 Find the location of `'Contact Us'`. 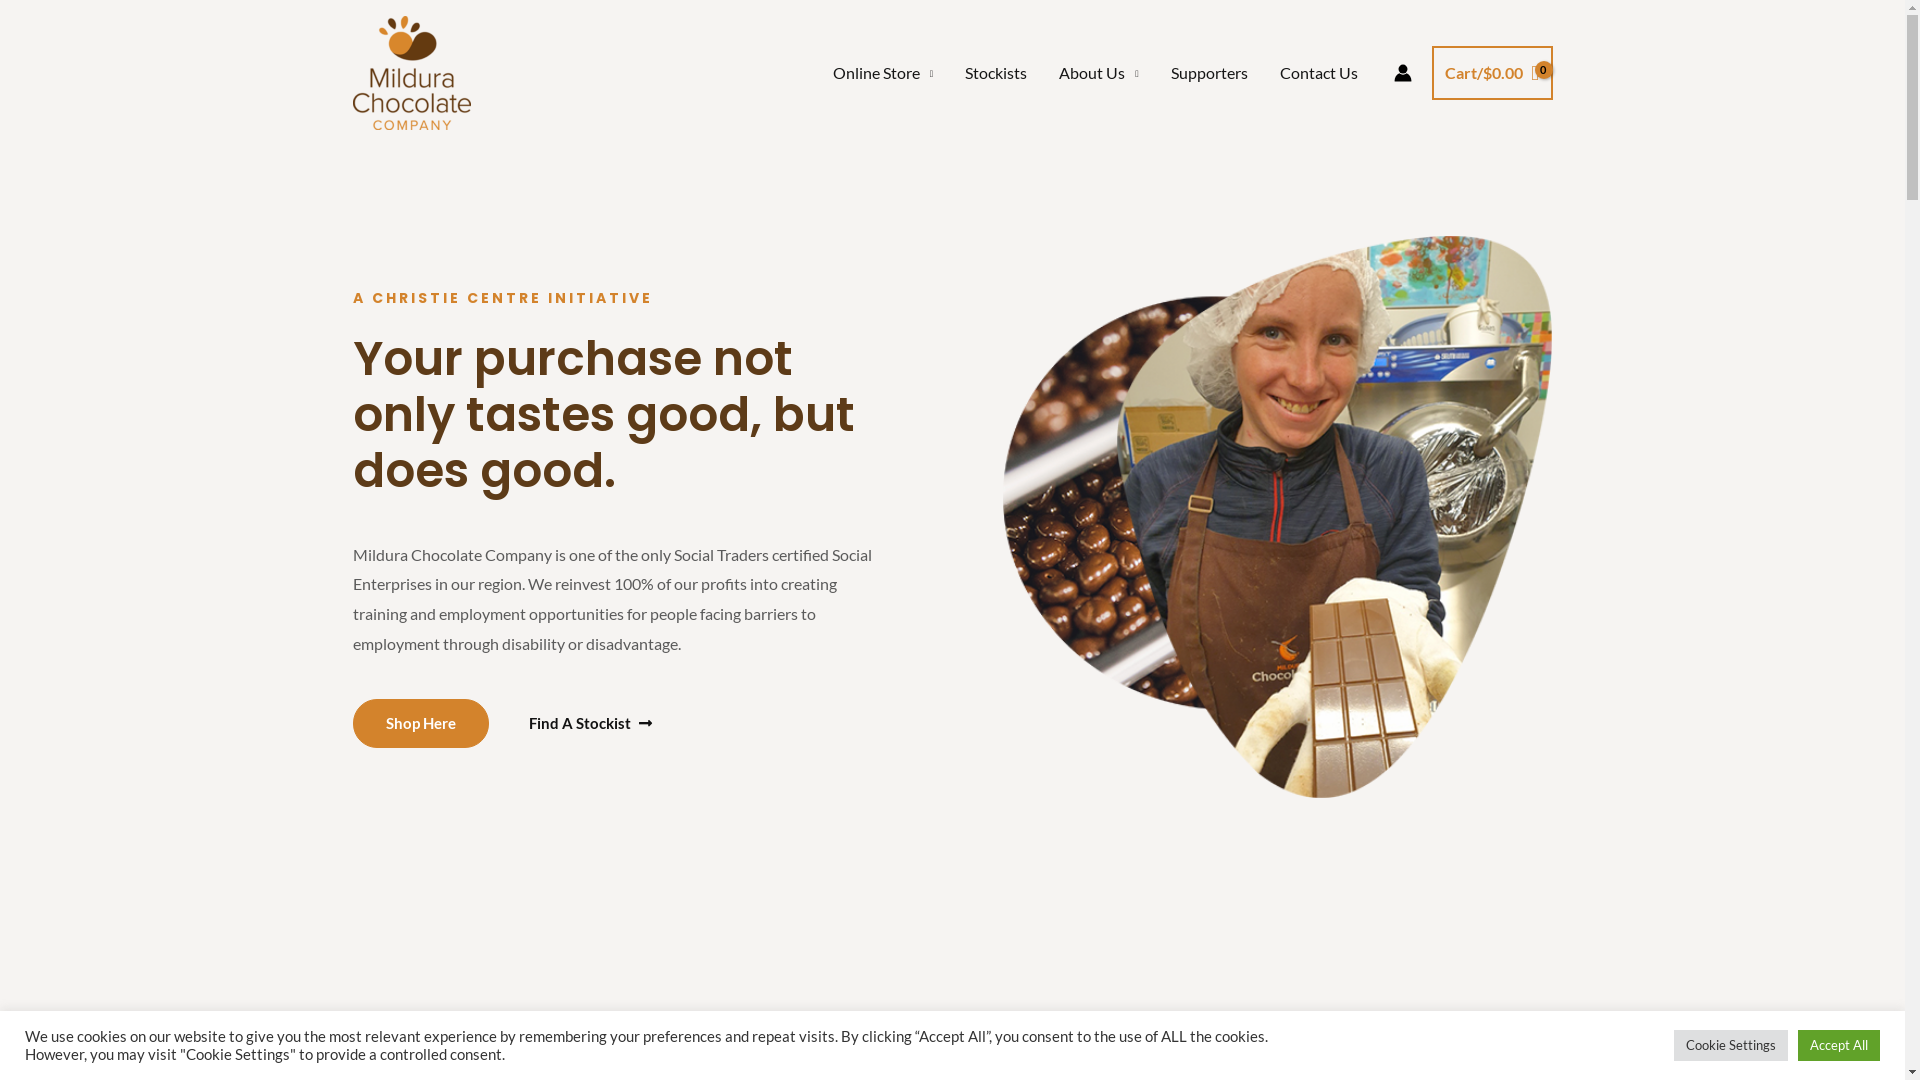

'Contact Us' is located at coordinates (1319, 72).